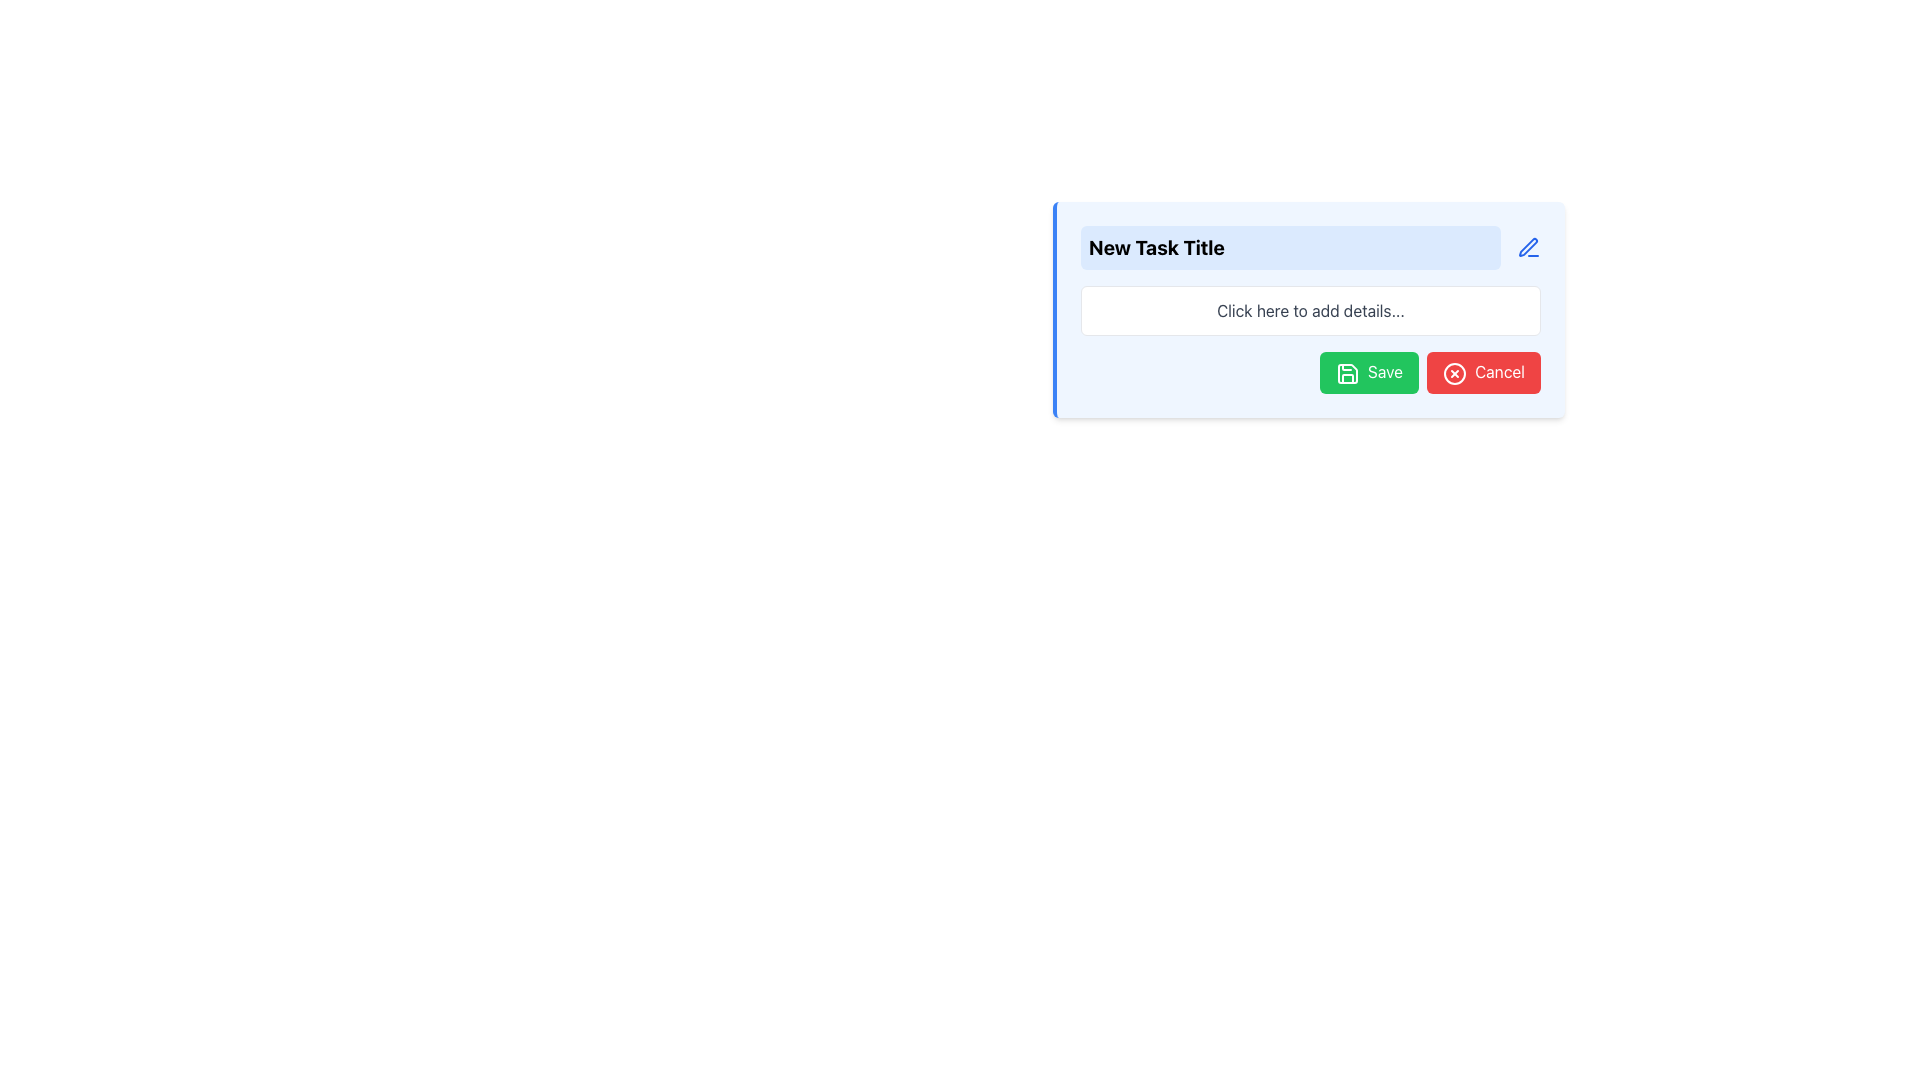 This screenshot has width=1920, height=1080. Describe the element at coordinates (1347, 373) in the screenshot. I see `the save icon located to the immediate left of the green 'Save' button at the bottom center of the interface` at that location.